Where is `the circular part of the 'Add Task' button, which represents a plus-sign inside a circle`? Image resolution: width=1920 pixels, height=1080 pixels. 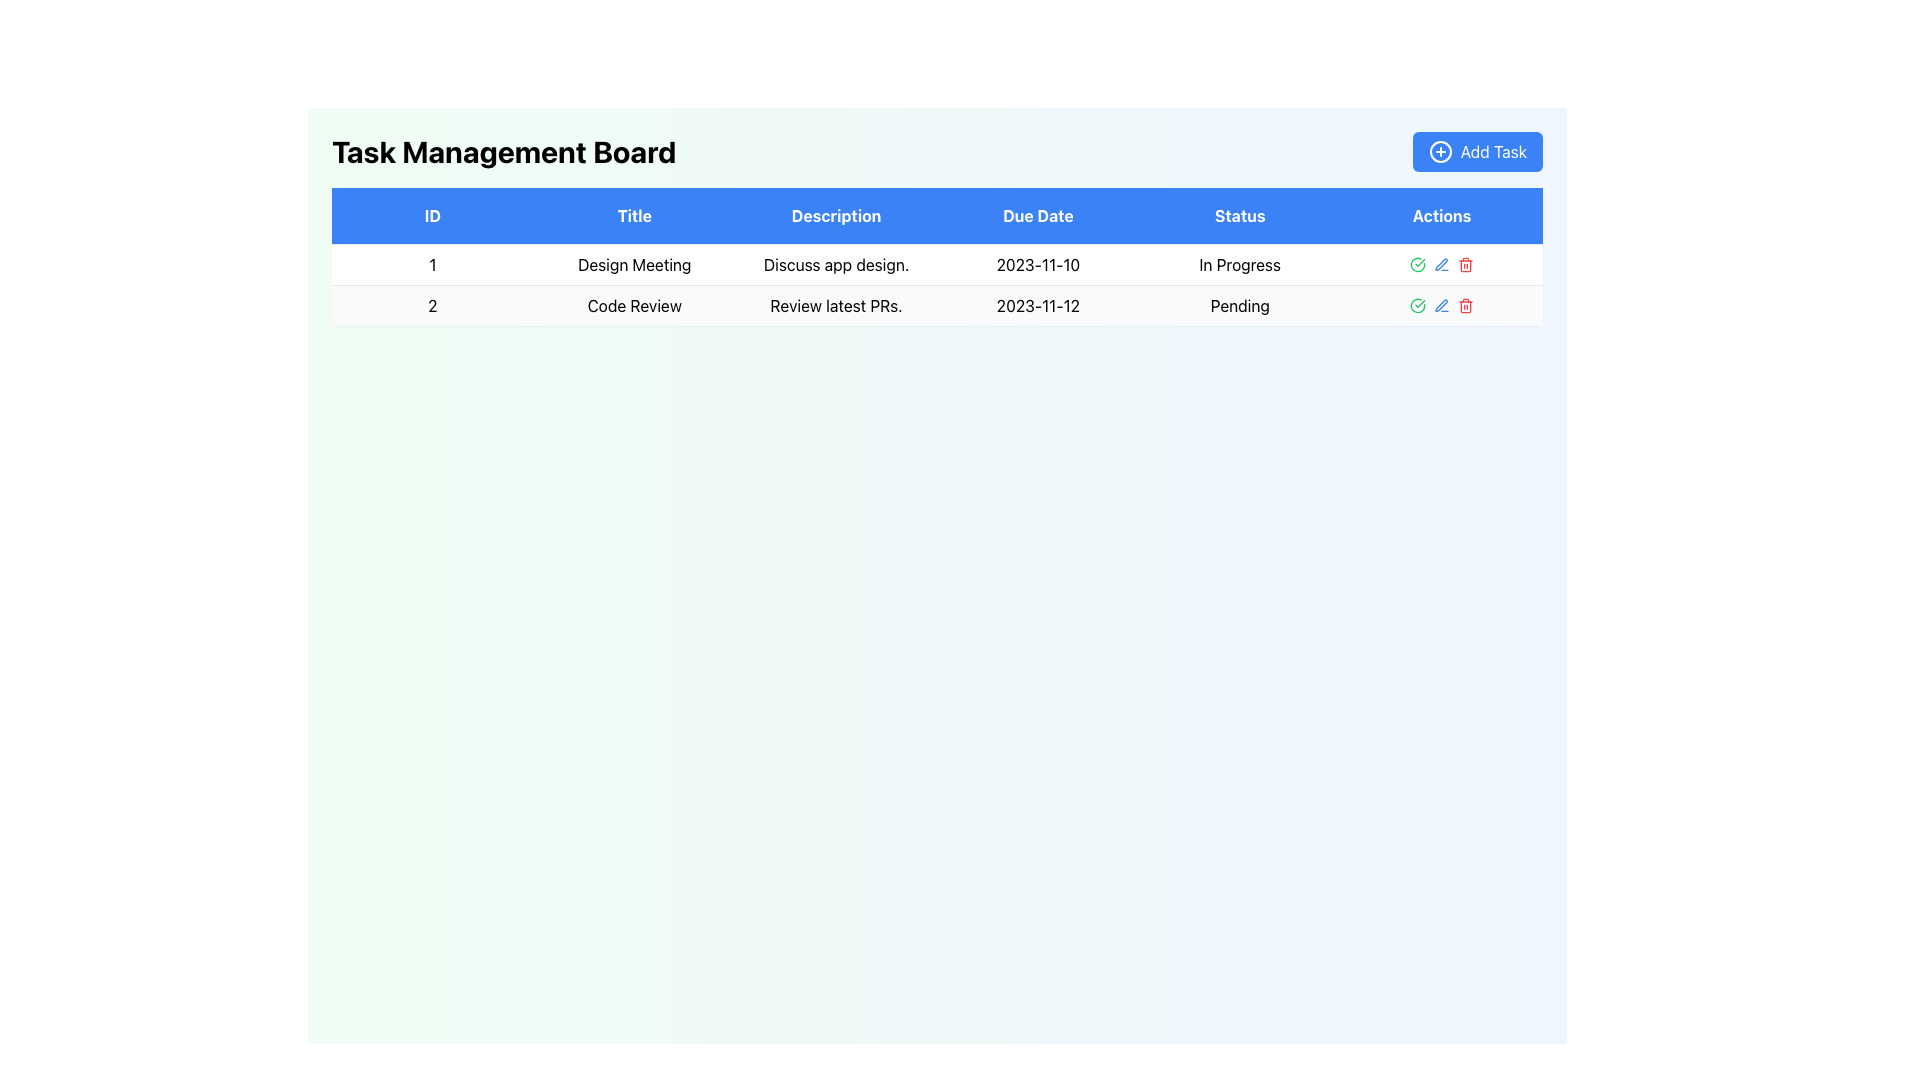 the circular part of the 'Add Task' button, which represents a plus-sign inside a circle is located at coordinates (1440, 150).